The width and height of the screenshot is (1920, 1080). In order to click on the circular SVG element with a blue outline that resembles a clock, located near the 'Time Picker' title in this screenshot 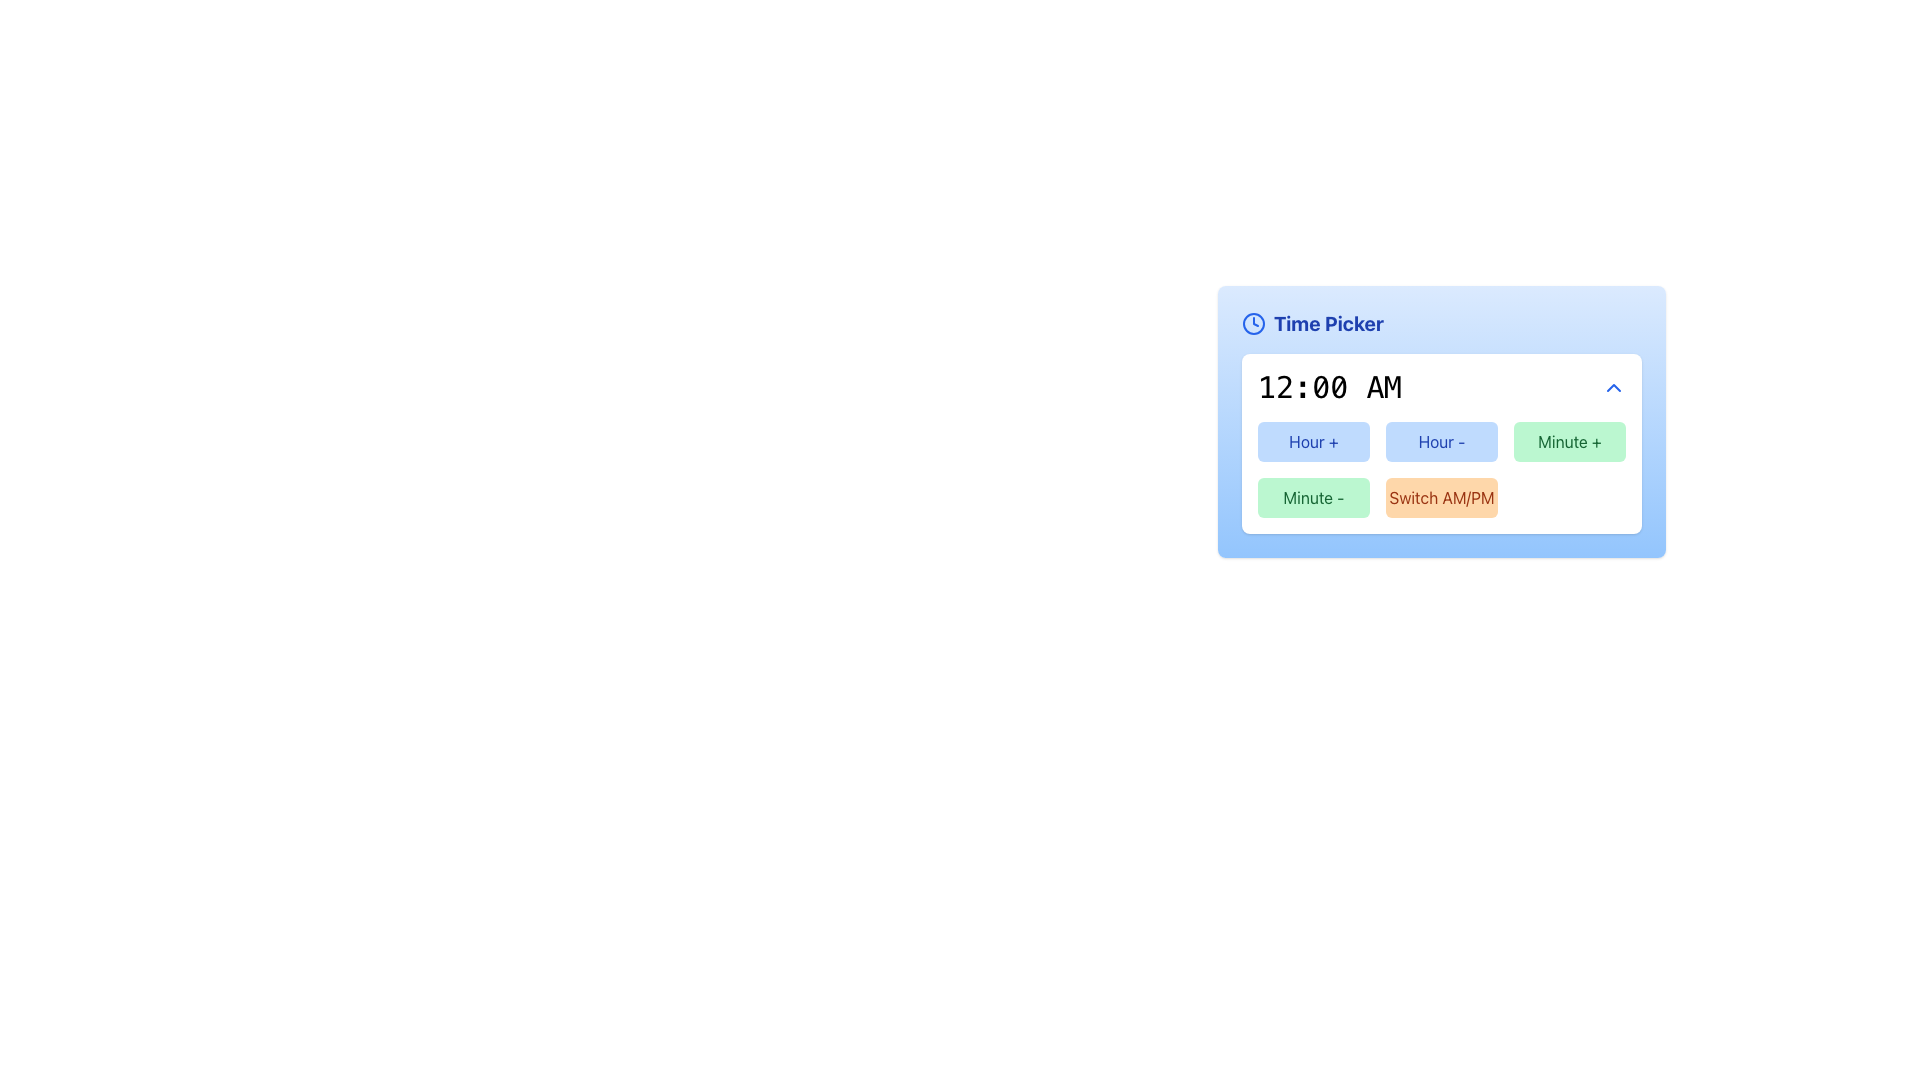, I will do `click(1252, 323)`.